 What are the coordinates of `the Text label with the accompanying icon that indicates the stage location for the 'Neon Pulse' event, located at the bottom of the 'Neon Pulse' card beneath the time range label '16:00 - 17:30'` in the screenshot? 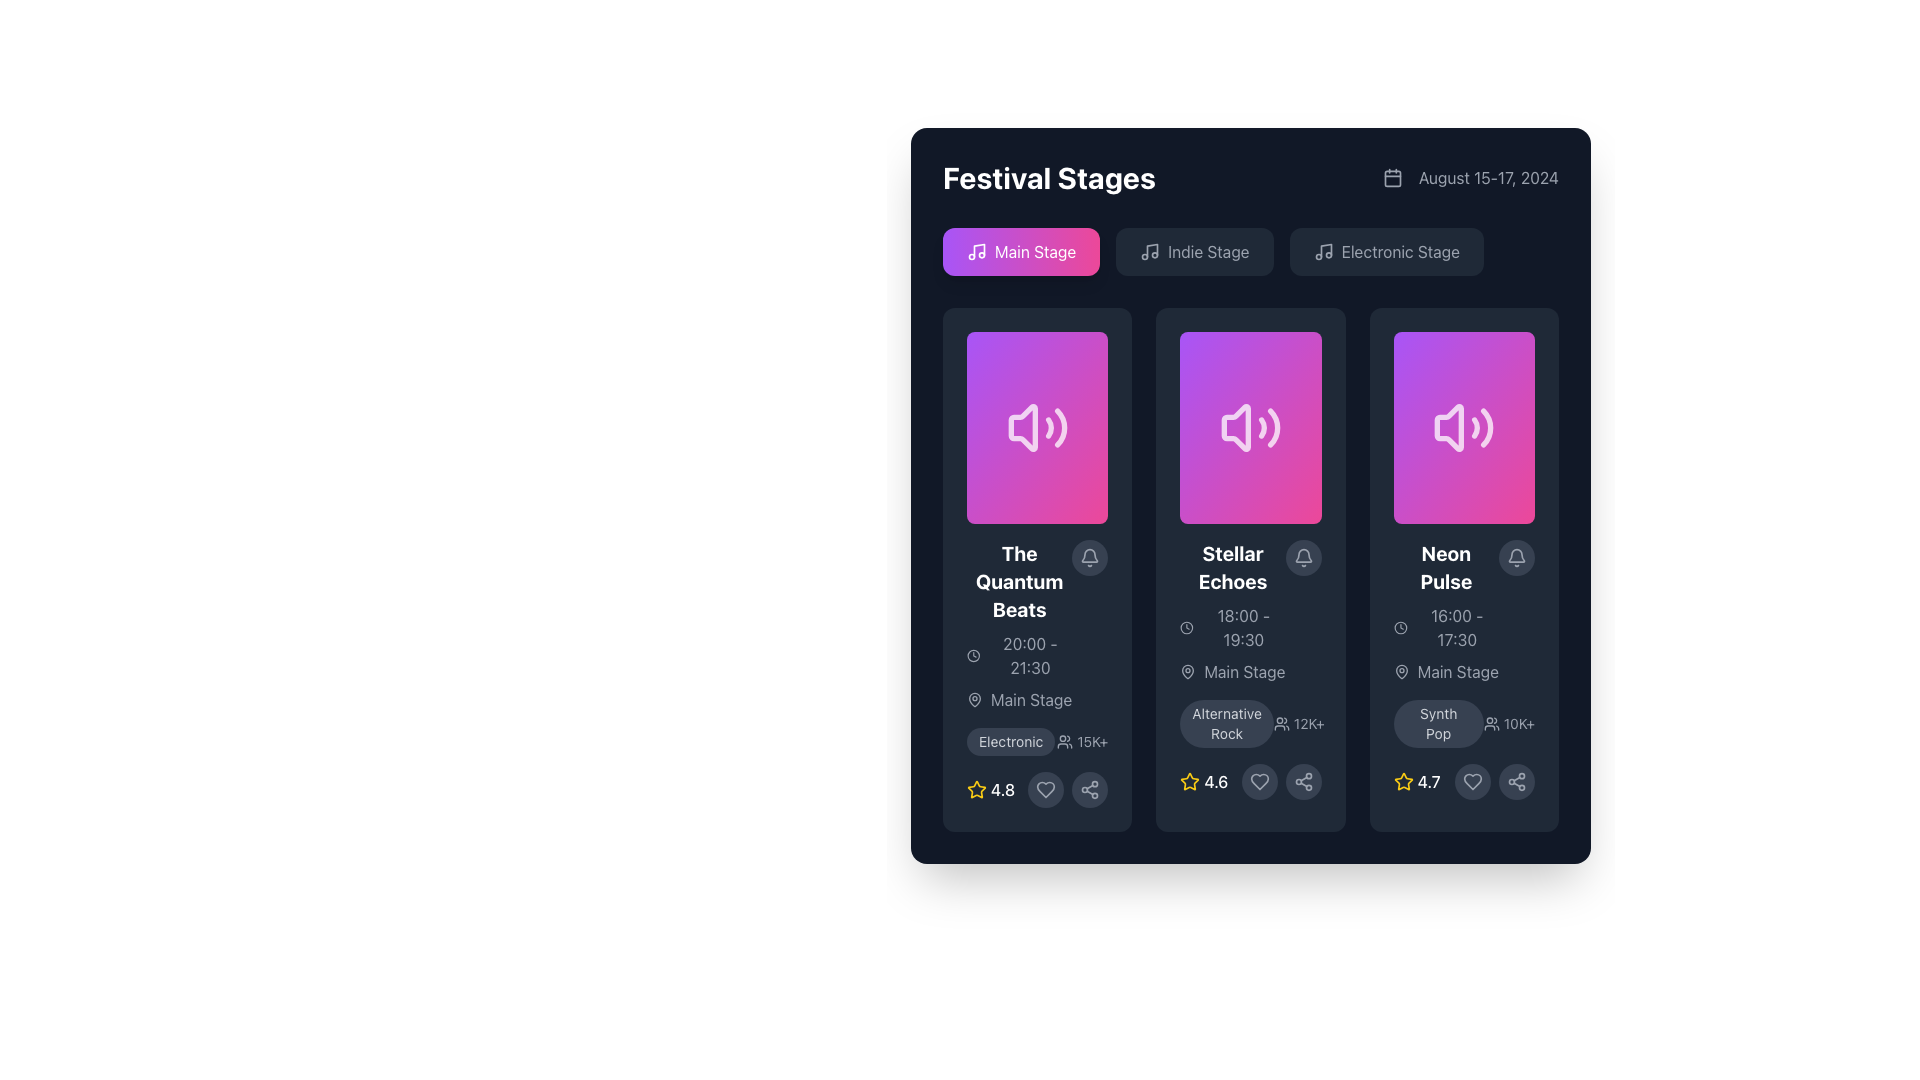 It's located at (1446, 671).